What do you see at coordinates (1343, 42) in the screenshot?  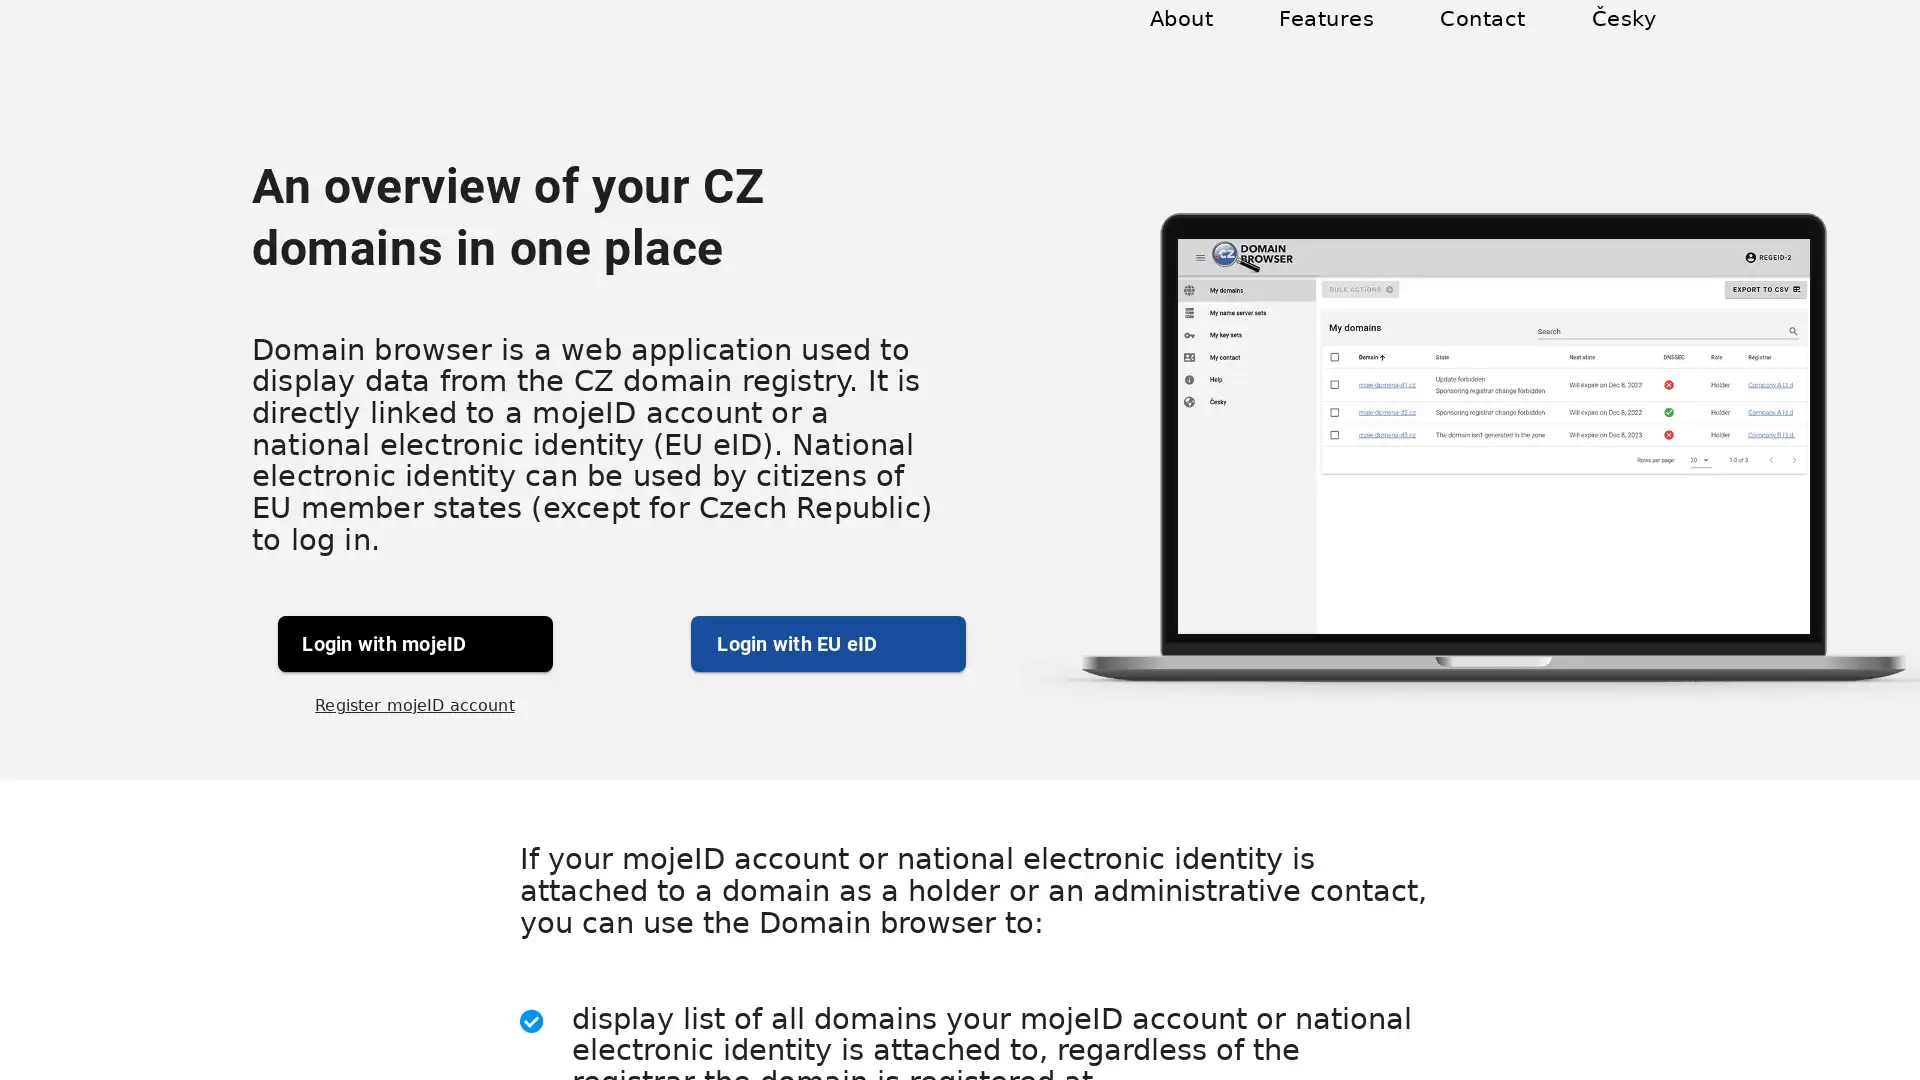 I see `Features` at bounding box center [1343, 42].